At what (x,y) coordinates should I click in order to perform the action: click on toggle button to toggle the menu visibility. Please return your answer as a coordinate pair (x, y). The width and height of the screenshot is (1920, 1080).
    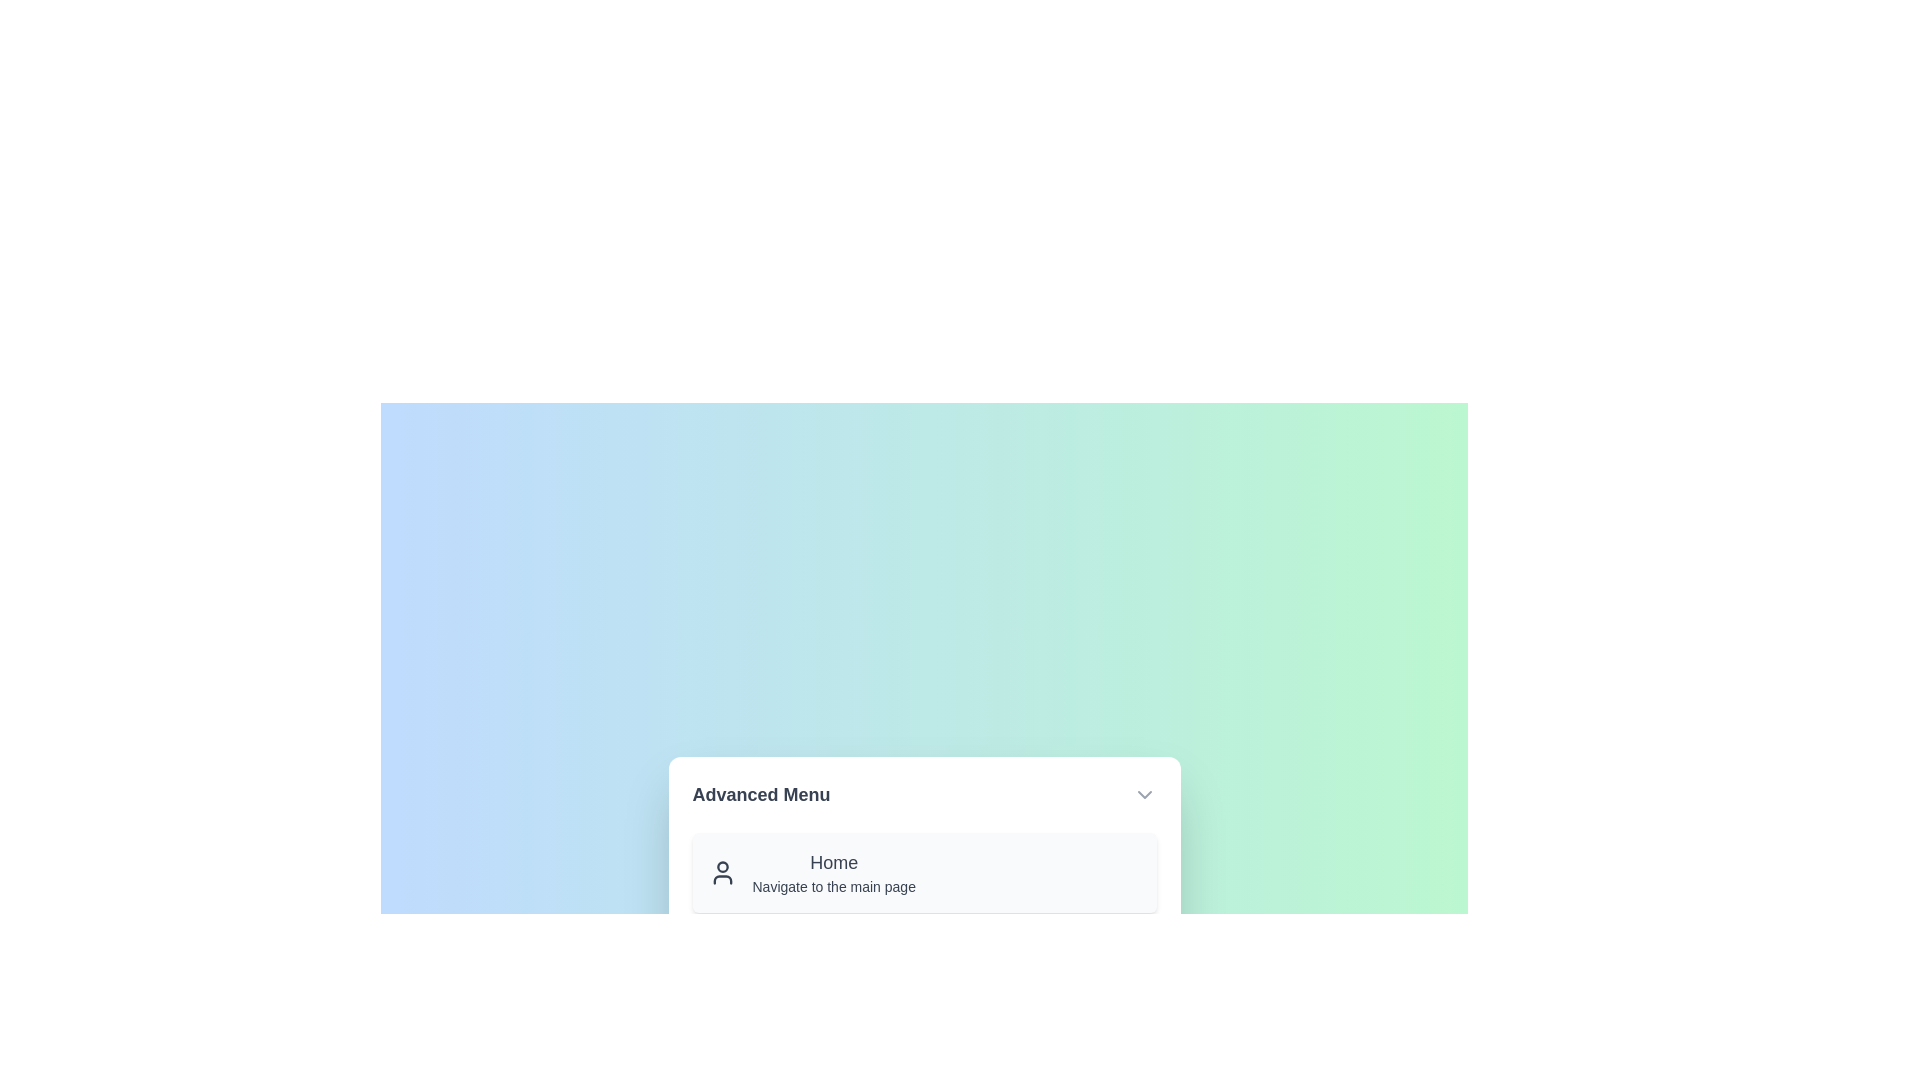
    Looking at the image, I should click on (1144, 793).